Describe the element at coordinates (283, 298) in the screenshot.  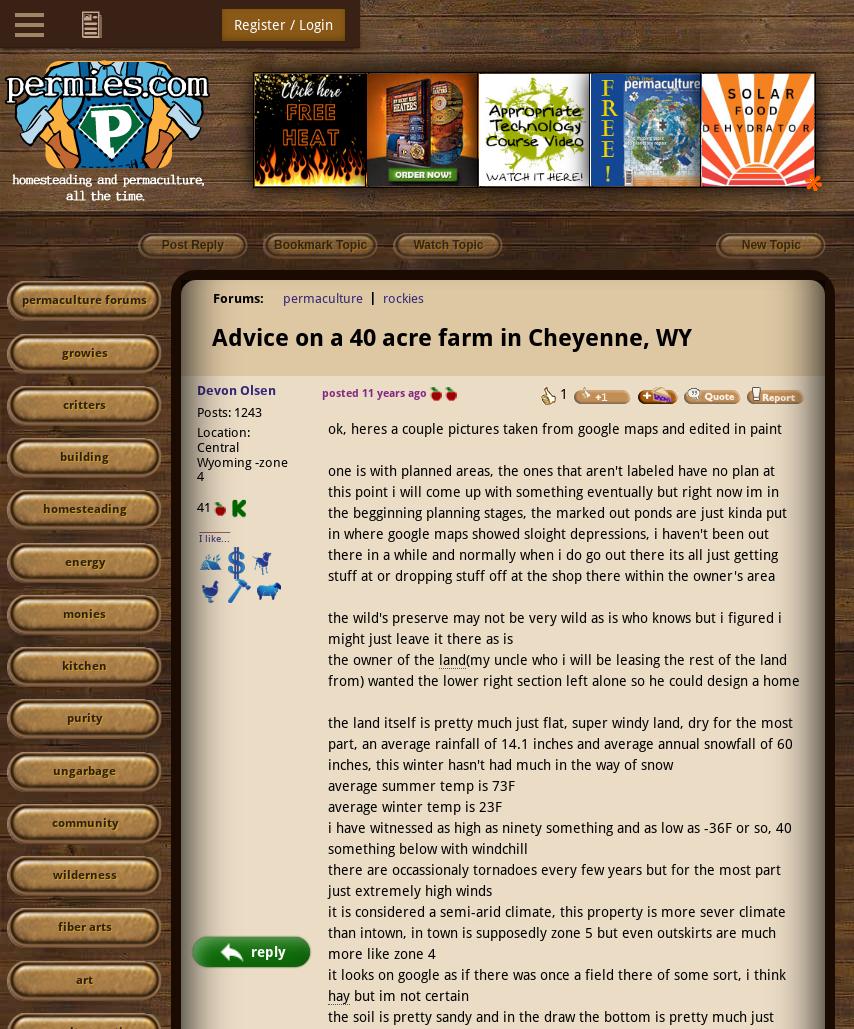
I see `'permaculture'` at that location.